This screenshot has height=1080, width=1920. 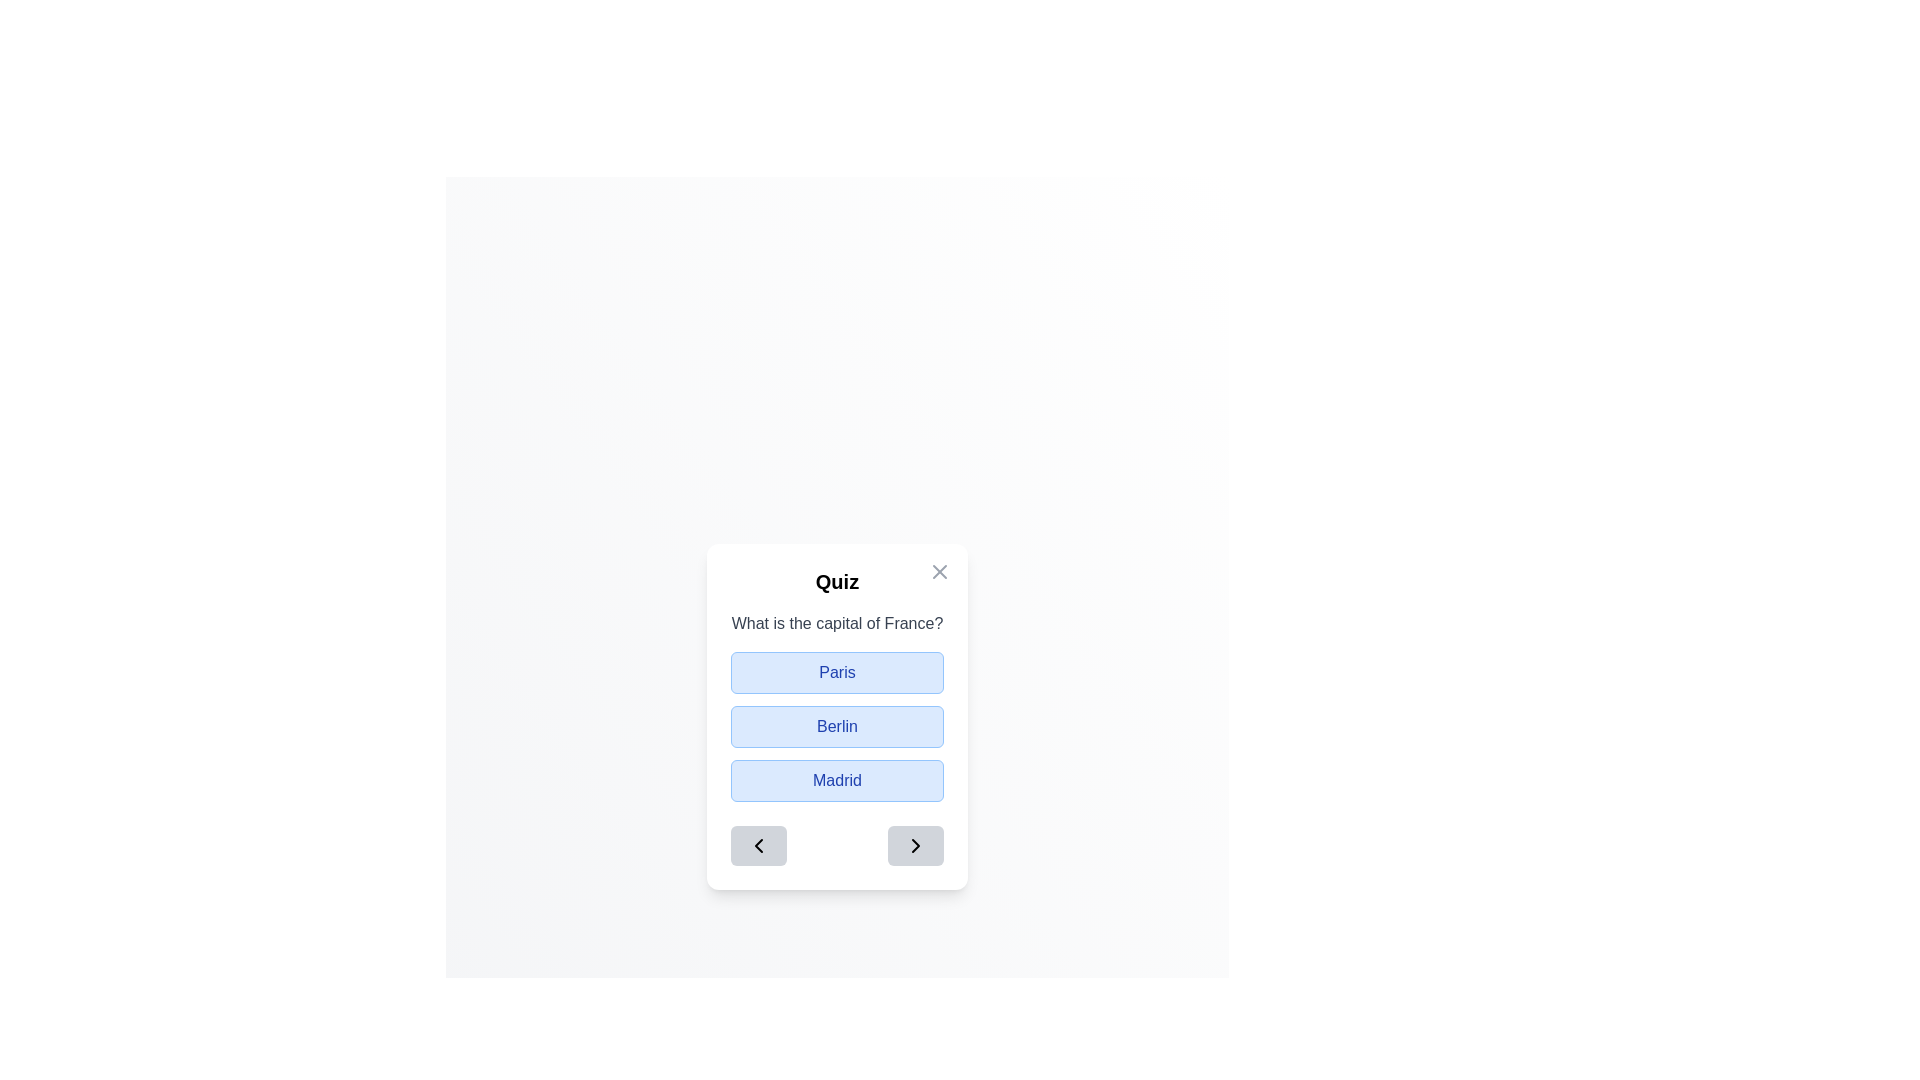 What do you see at coordinates (837, 726) in the screenshot?
I see `the rectangular button labeled 'Berlin' with a light blue background` at bounding box center [837, 726].